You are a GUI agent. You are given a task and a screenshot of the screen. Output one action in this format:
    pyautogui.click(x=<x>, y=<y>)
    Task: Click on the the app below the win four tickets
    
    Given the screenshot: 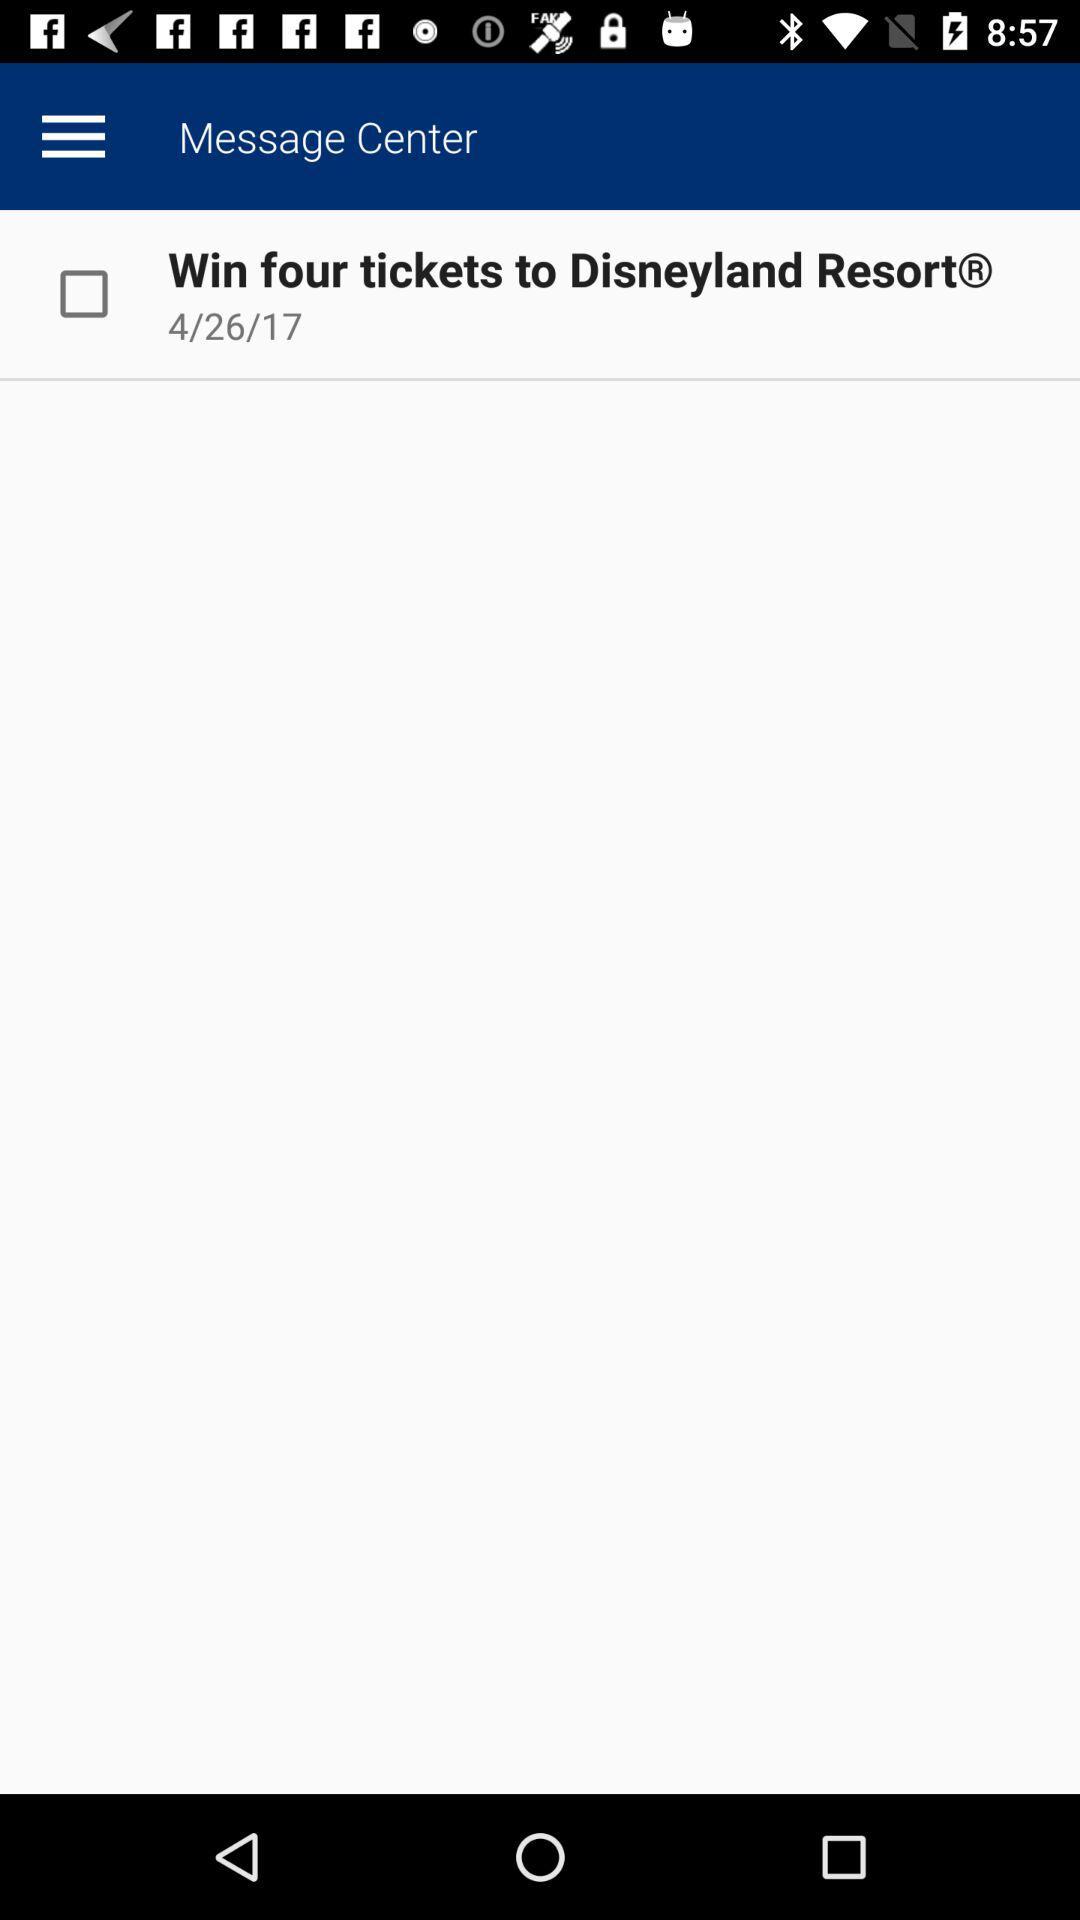 What is the action you would take?
    pyautogui.click(x=234, y=325)
    